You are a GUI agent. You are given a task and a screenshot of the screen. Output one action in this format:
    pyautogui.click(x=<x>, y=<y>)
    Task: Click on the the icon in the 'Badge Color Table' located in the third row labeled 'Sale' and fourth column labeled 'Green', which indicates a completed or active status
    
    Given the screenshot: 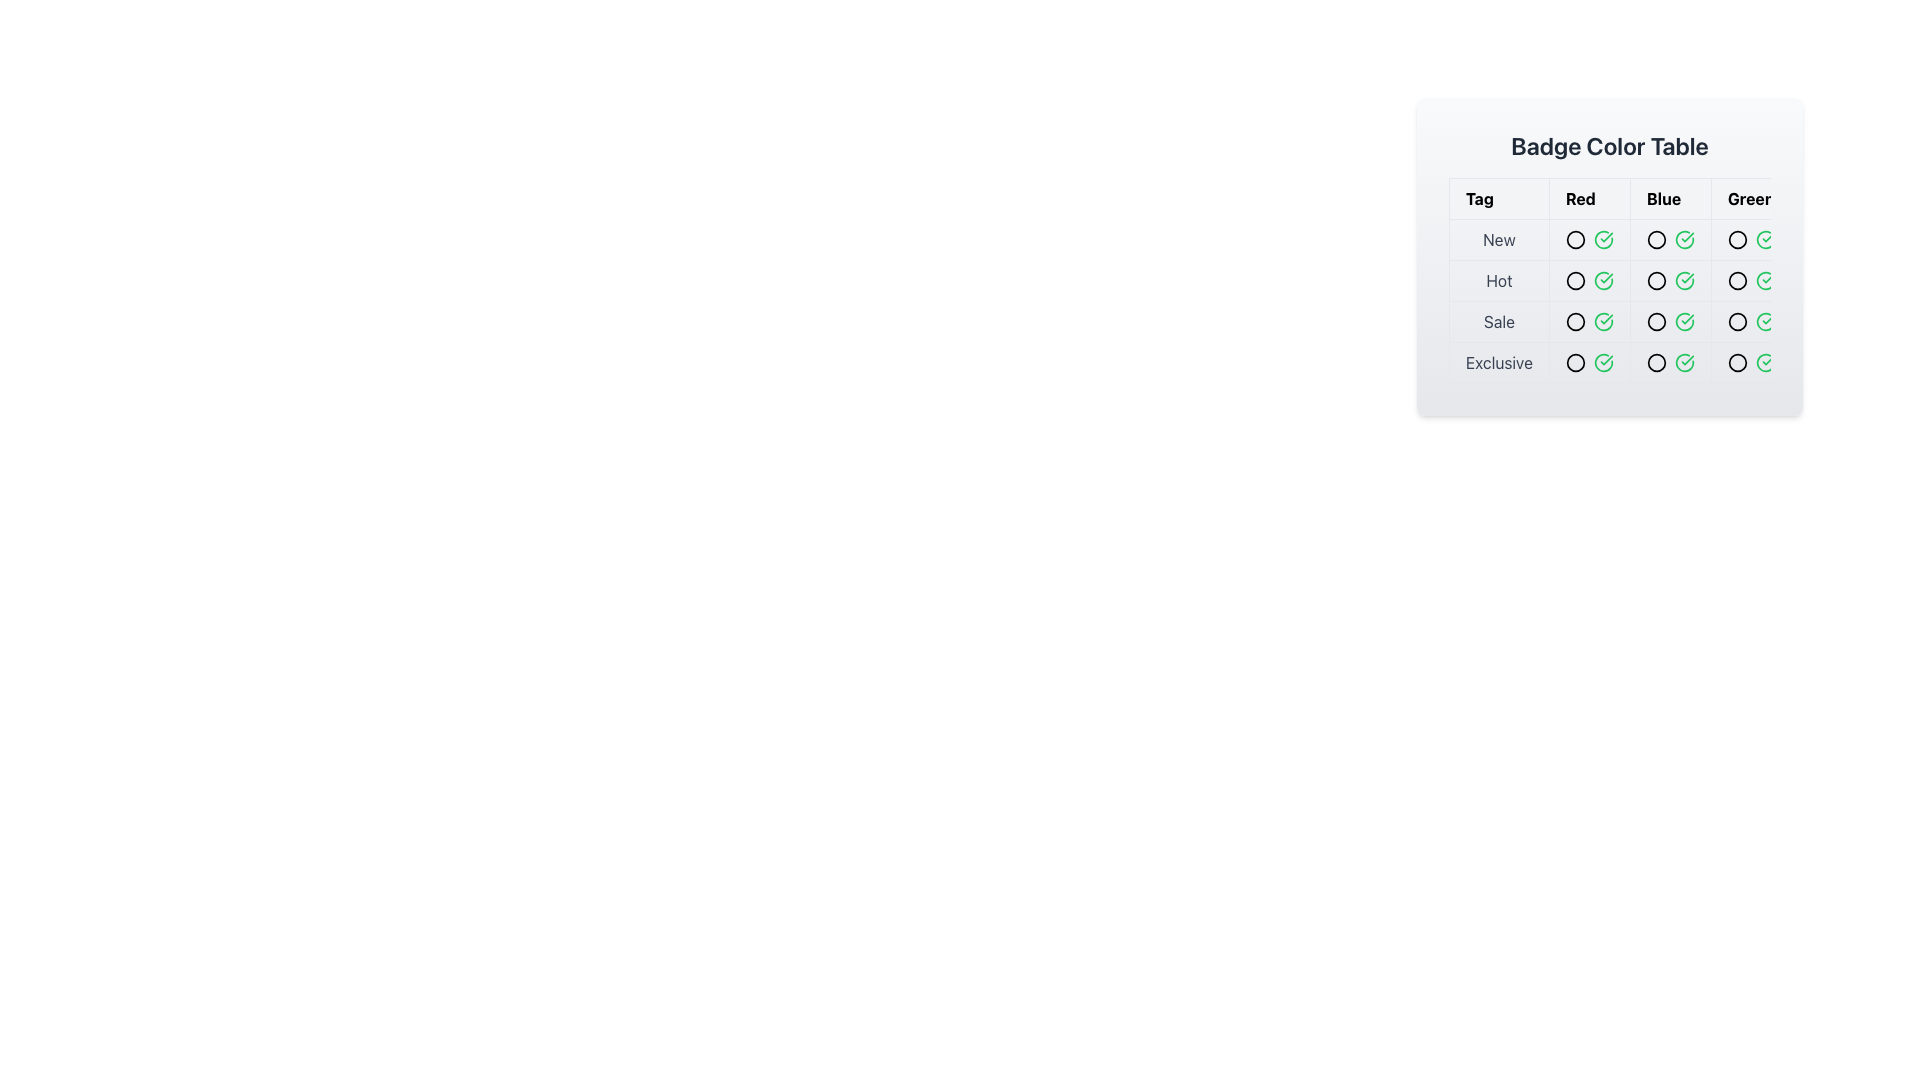 What is the action you would take?
    pyautogui.click(x=1765, y=320)
    